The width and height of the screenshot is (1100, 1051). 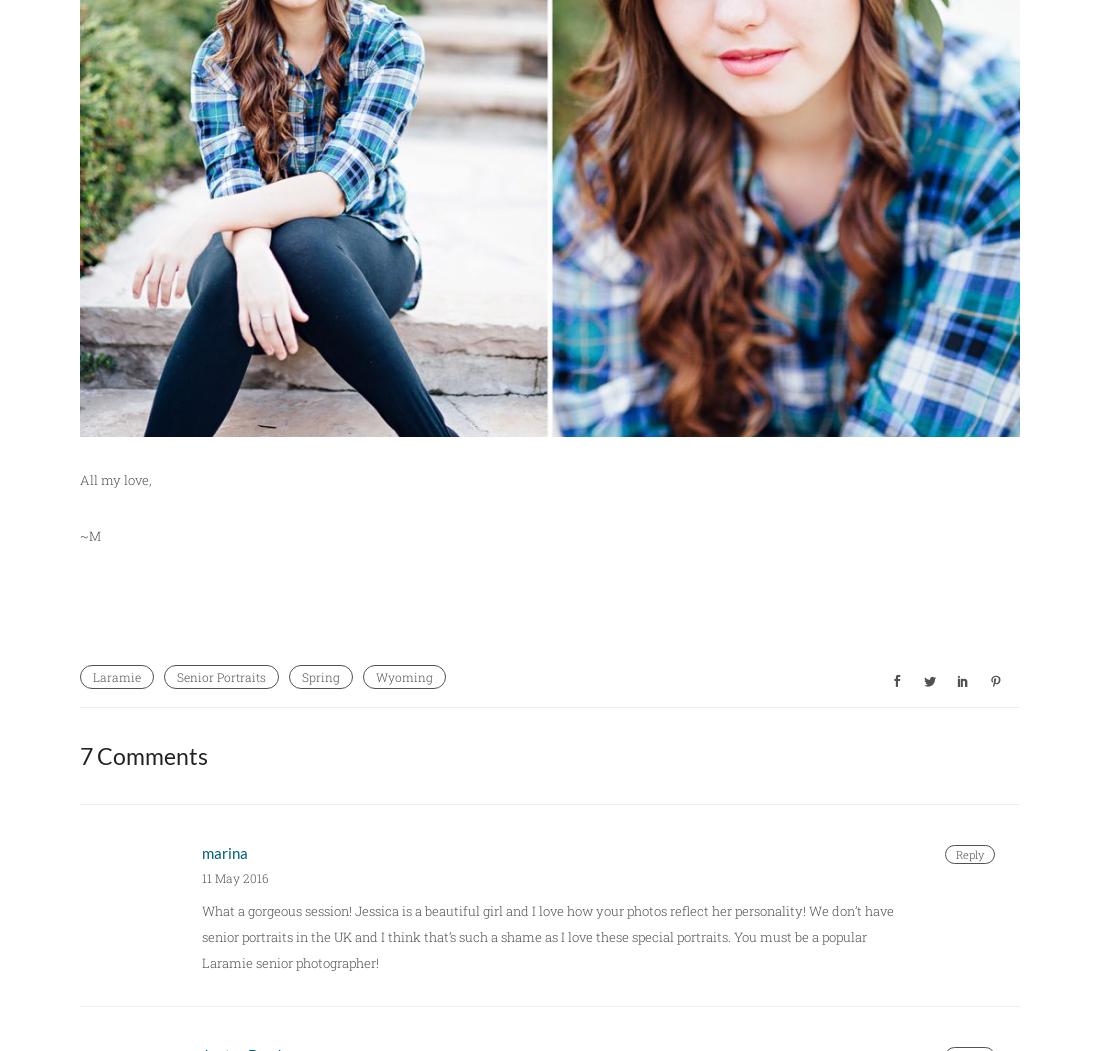 I want to click on 'Senior Portraits', so click(x=221, y=676).